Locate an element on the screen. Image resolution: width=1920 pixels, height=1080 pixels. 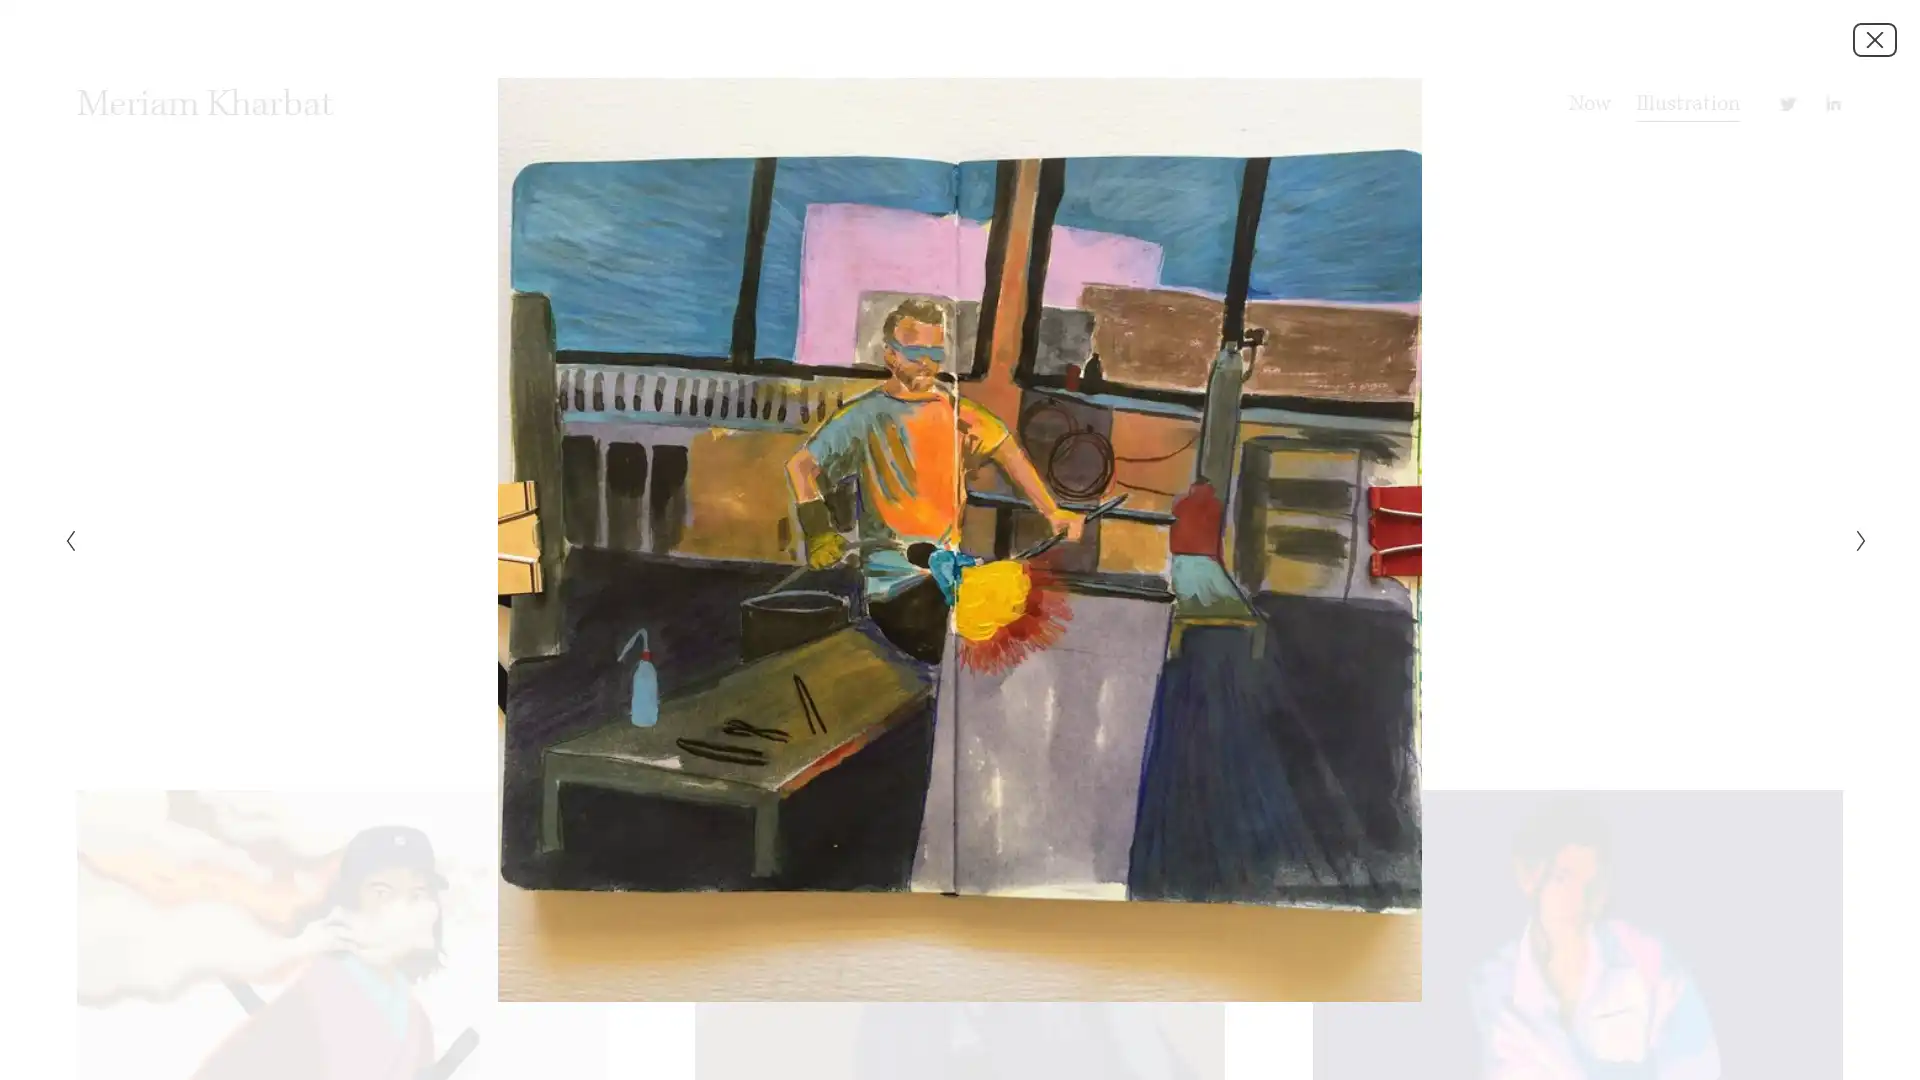
Previous Slide is located at coordinates (63, 540).